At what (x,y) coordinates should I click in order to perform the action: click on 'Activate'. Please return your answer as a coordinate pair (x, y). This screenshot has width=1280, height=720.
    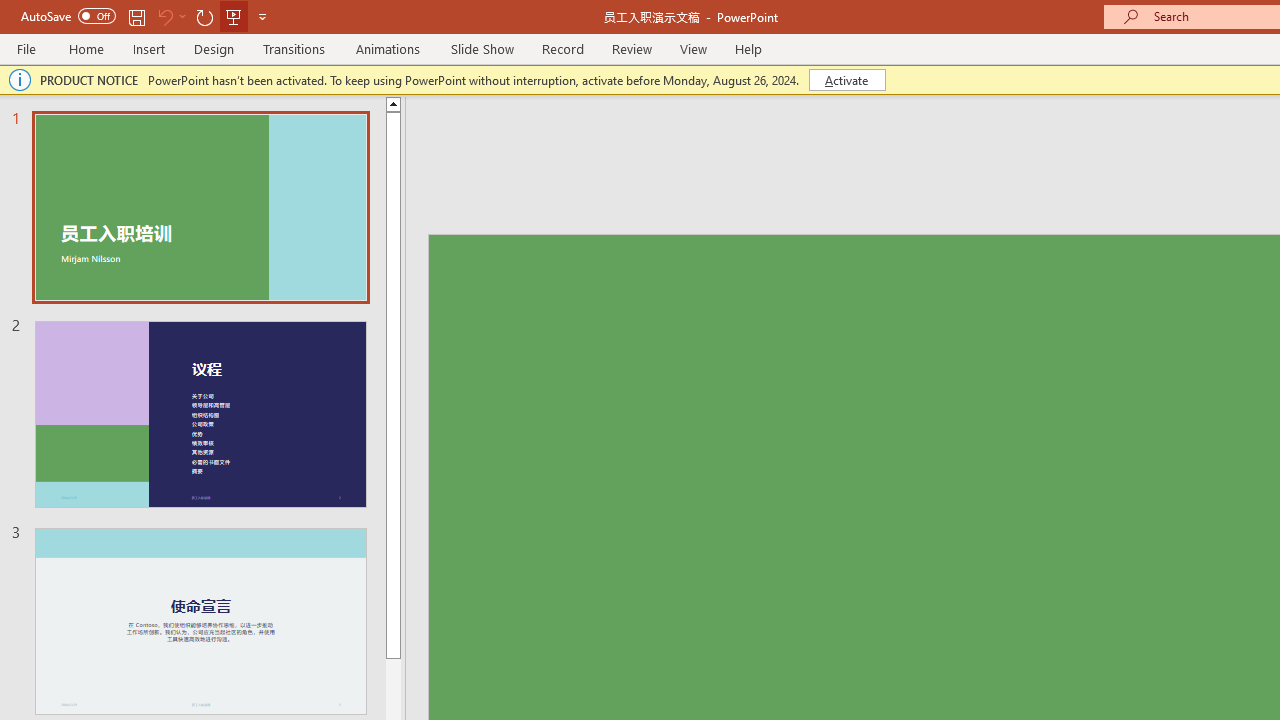
    Looking at the image, I should click on (847, 78).